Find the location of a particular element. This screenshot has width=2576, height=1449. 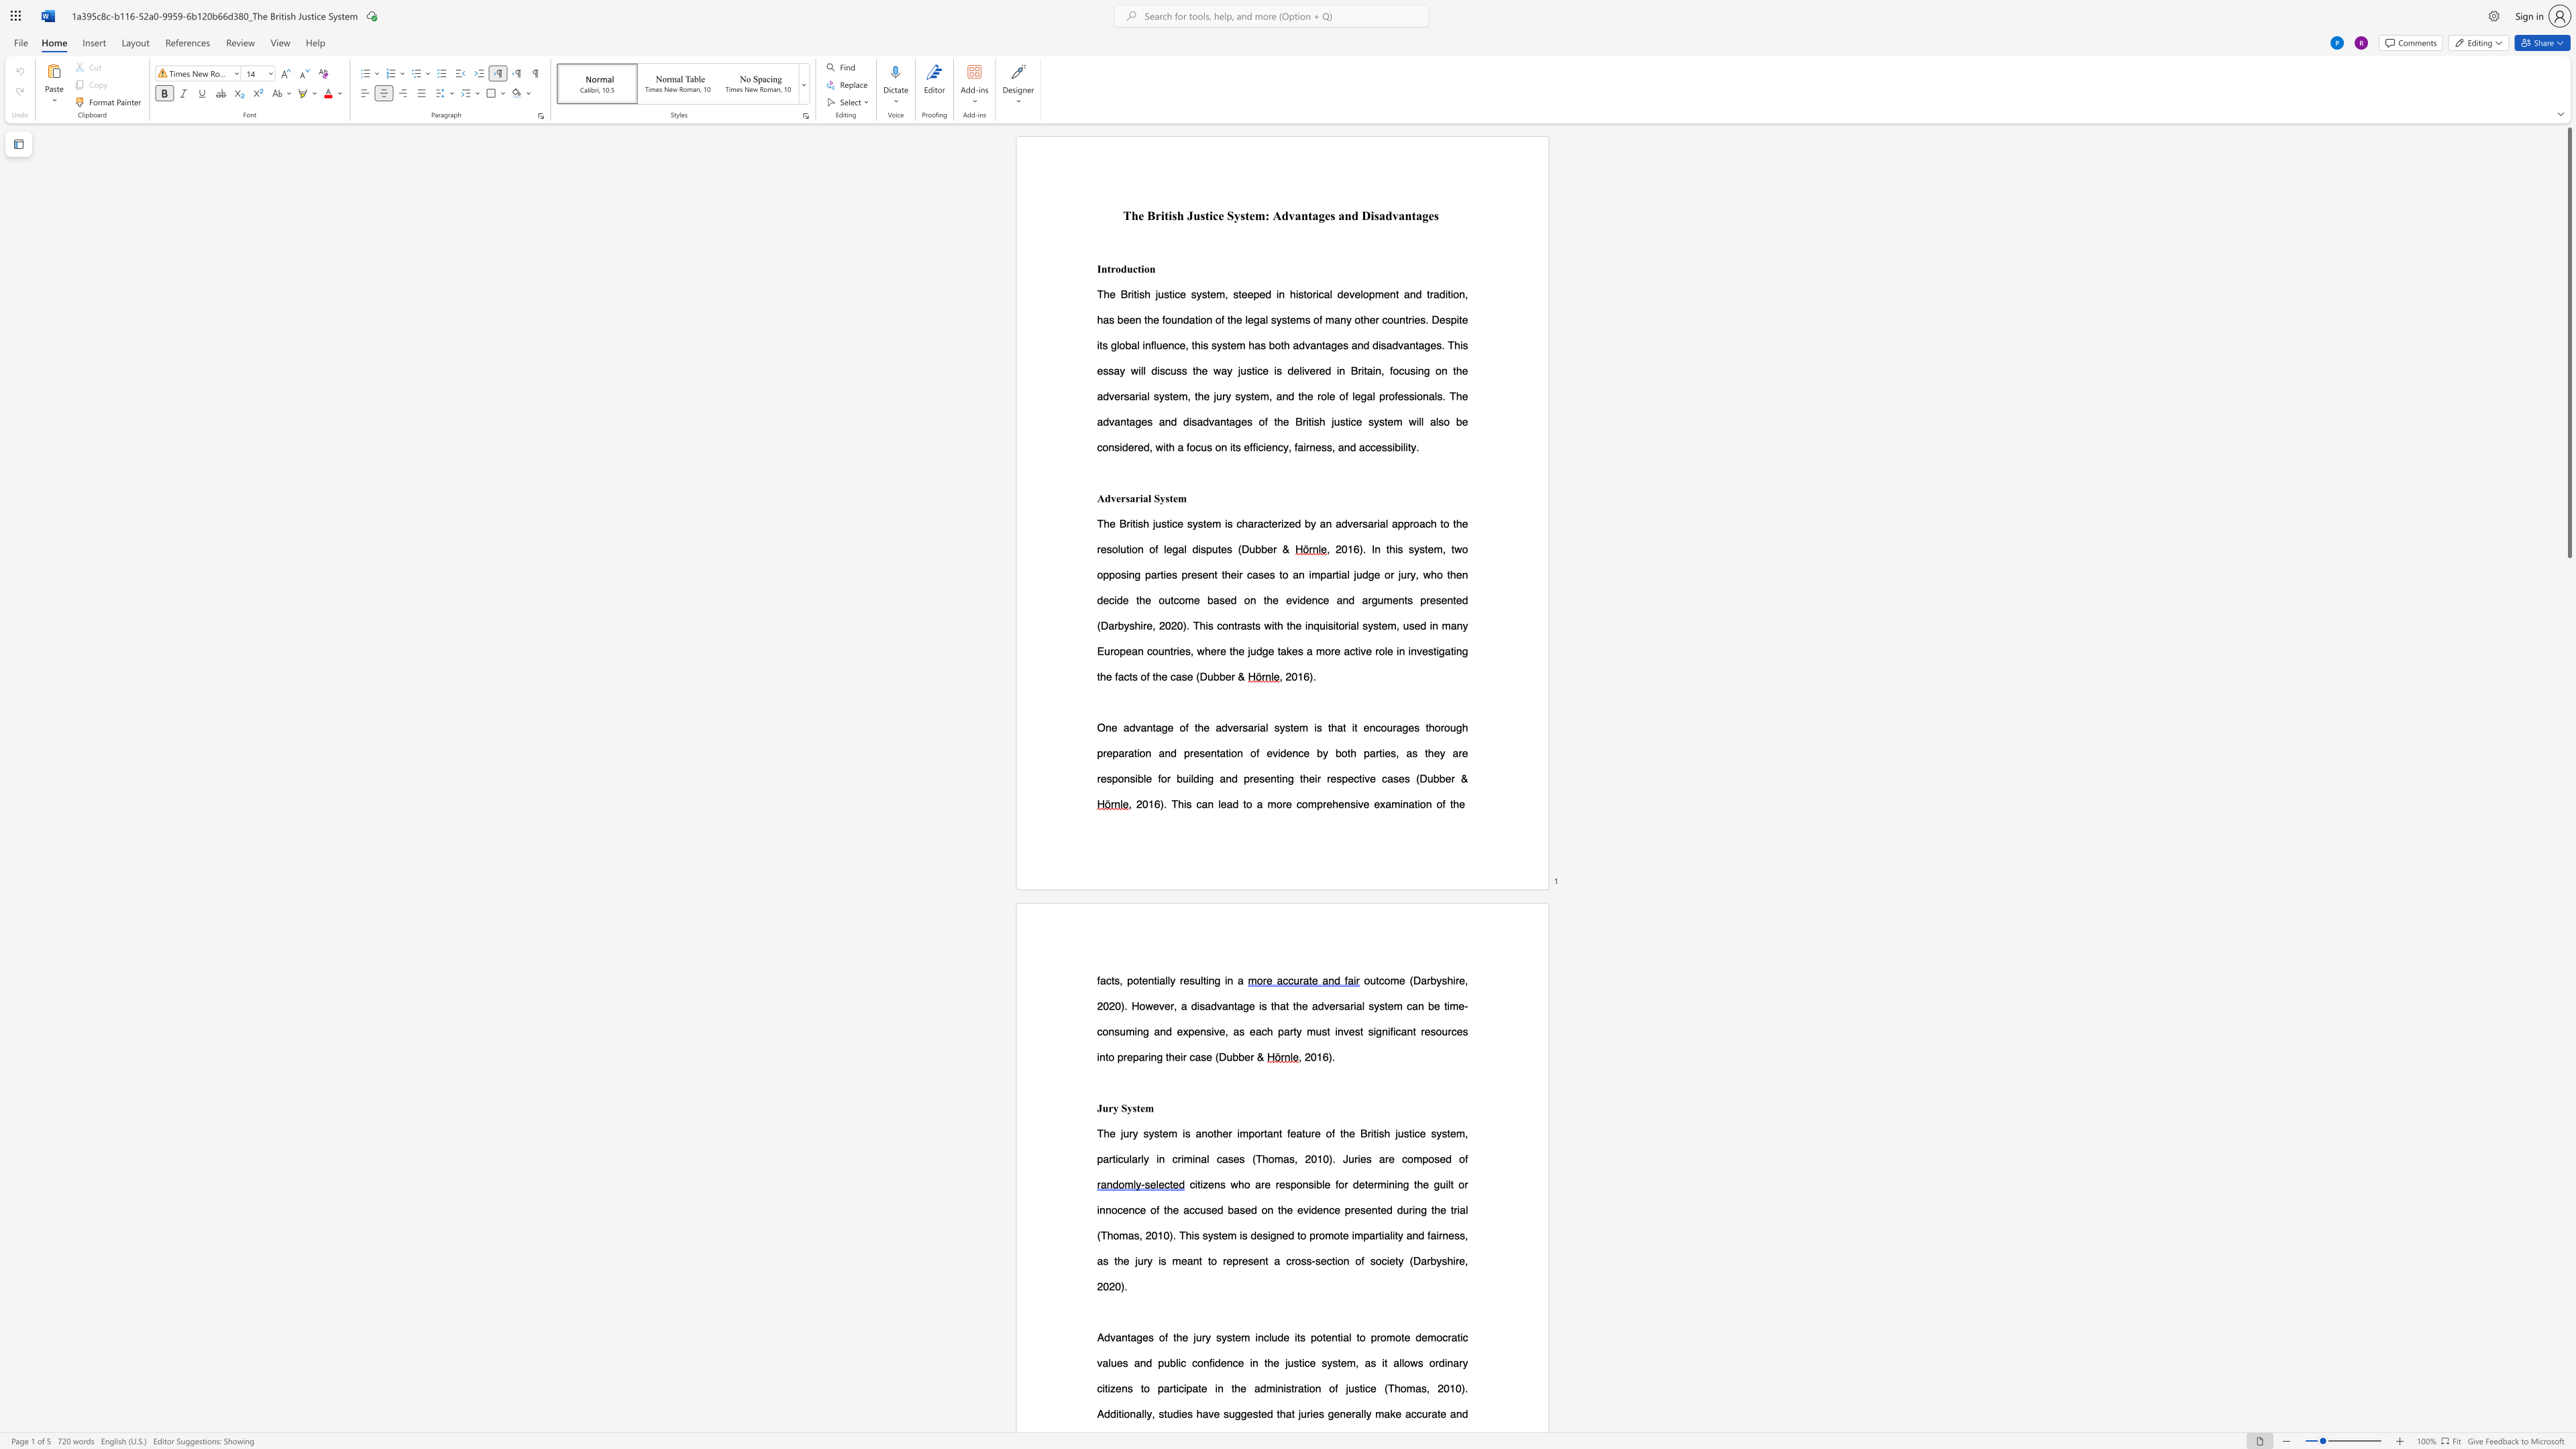

the subset text "ustice Sys" within the text "The British Justice System: Advantages and Disadvantages" is located at coordinates (1193, 215).